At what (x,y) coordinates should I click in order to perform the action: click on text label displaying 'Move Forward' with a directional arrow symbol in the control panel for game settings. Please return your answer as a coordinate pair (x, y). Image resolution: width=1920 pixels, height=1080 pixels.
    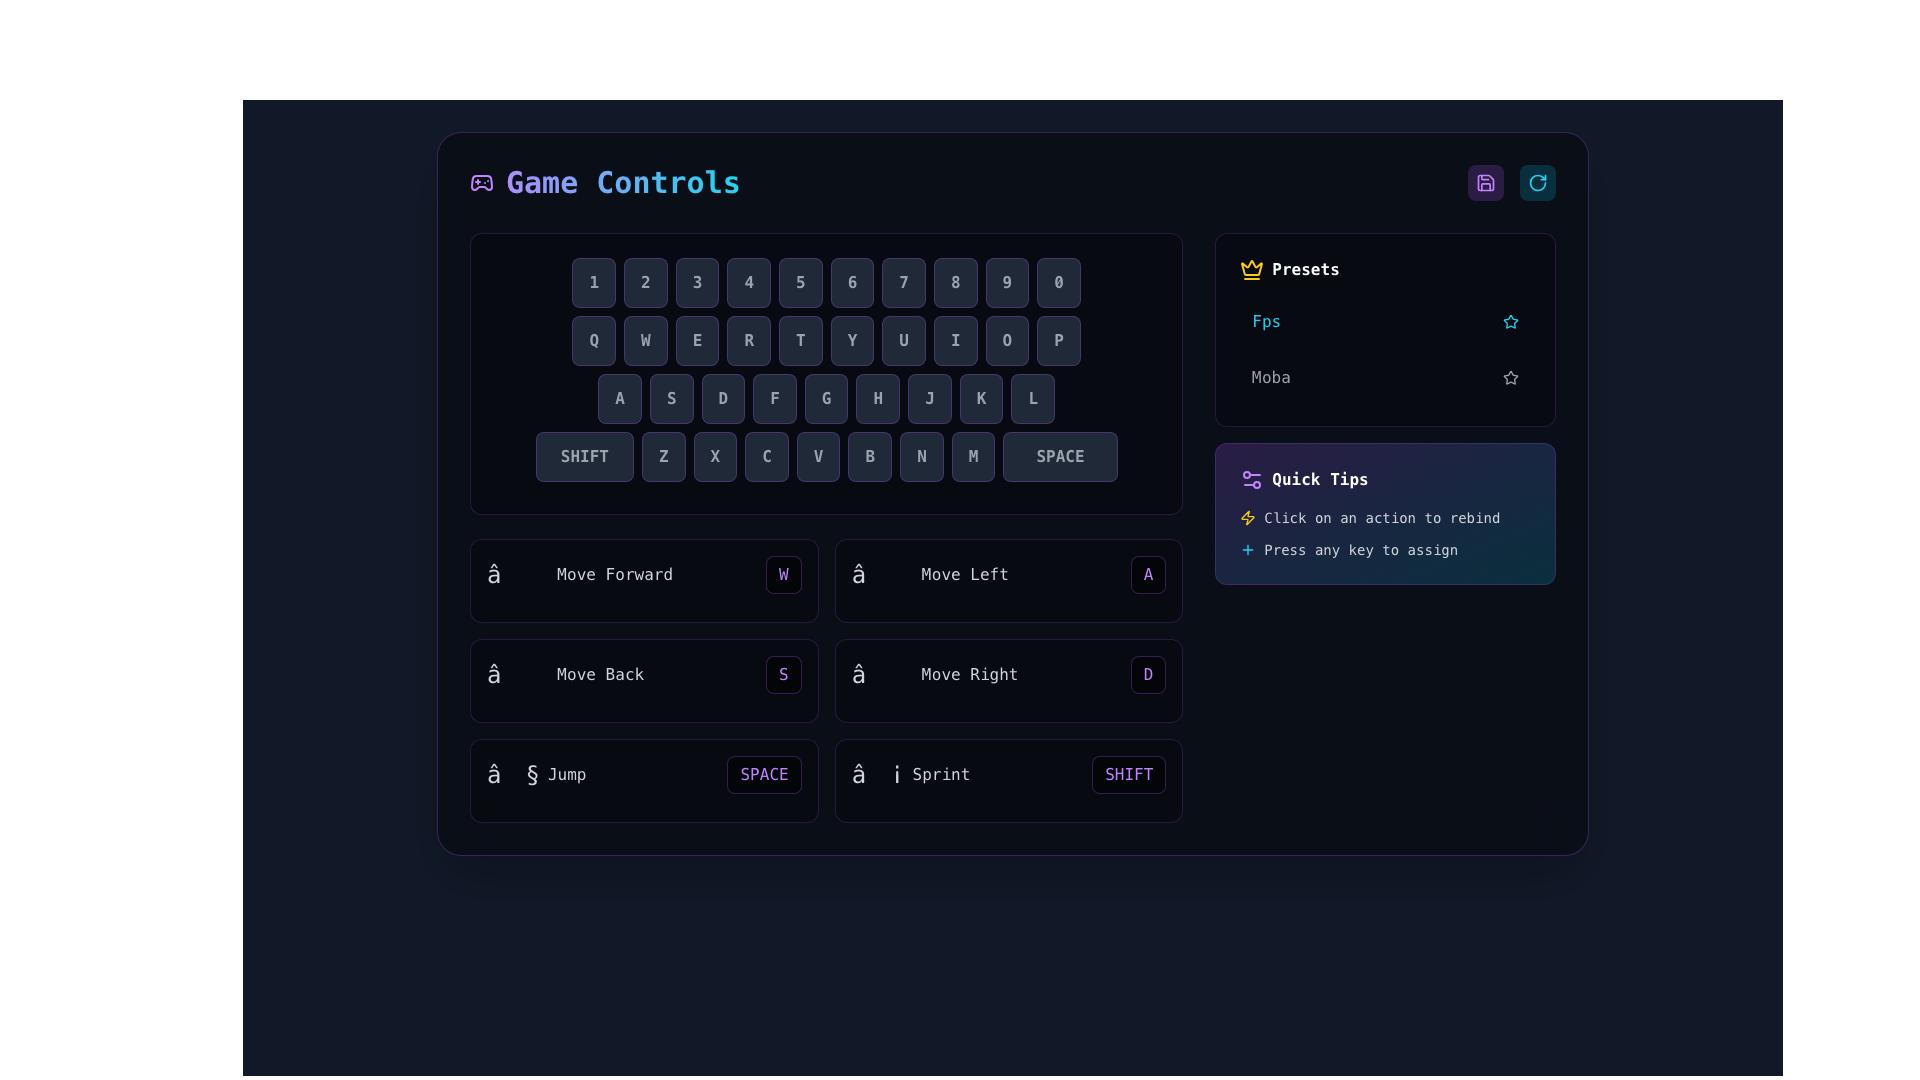
    Looking at the image, I should click on (579, 574).